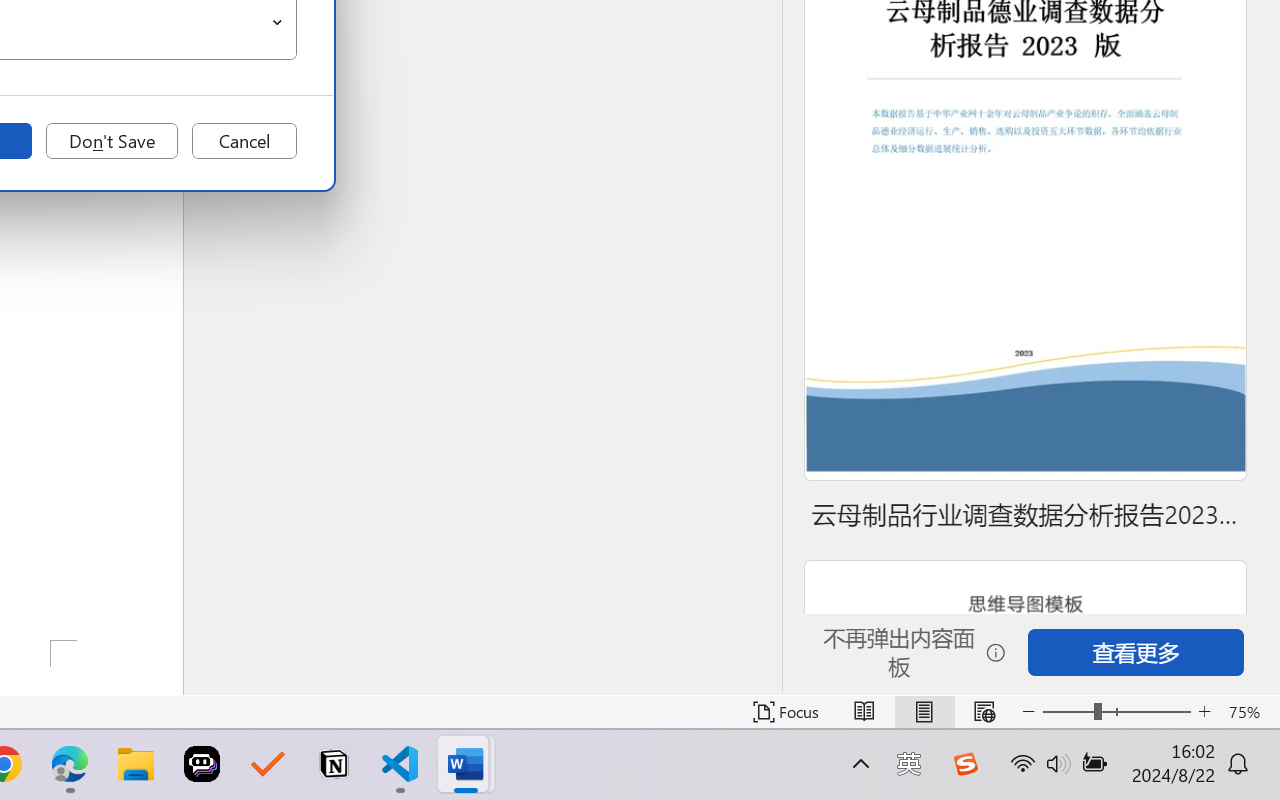 This screenshot has height=800, width=1280. I want to click on 'Don', so click(111, 141).